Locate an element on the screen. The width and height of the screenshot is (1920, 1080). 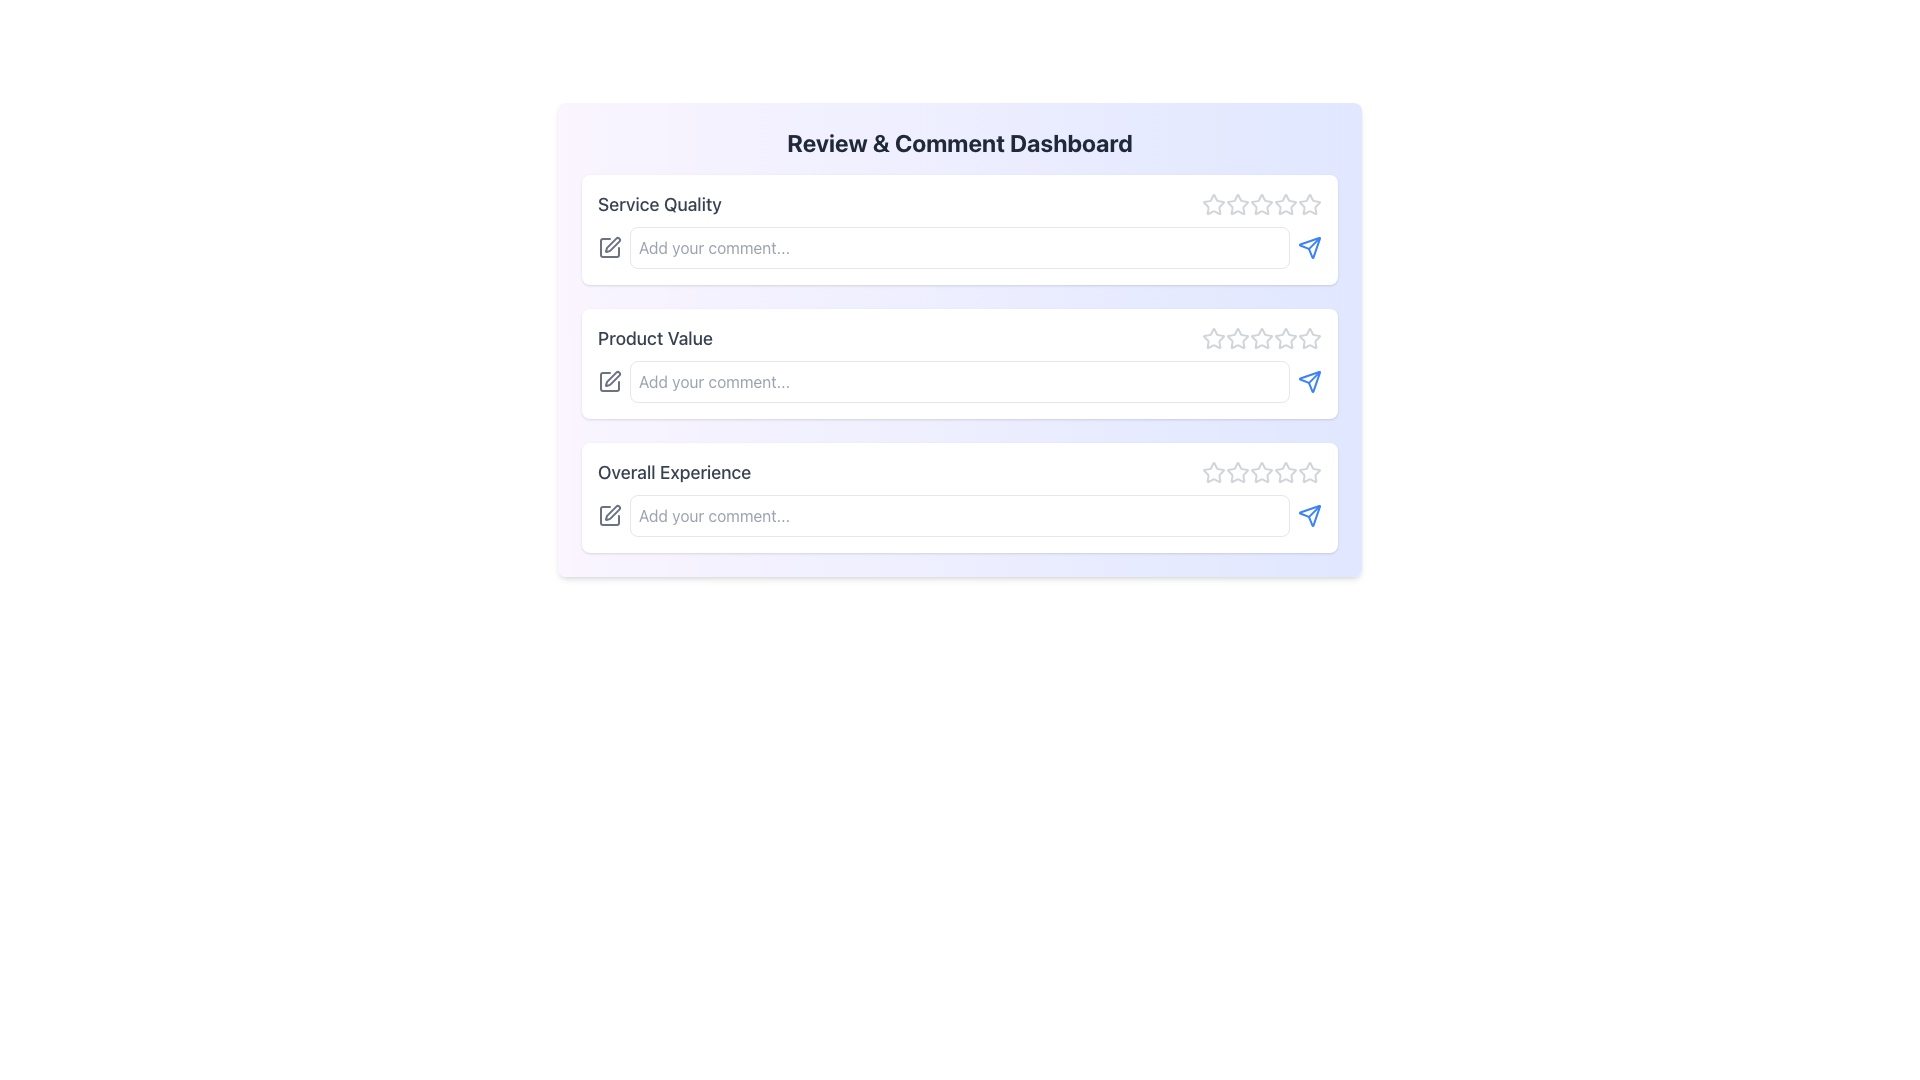
the edit icon button adjacent to the 'Overall Experience' text input field is located at coordinates (608, 515).